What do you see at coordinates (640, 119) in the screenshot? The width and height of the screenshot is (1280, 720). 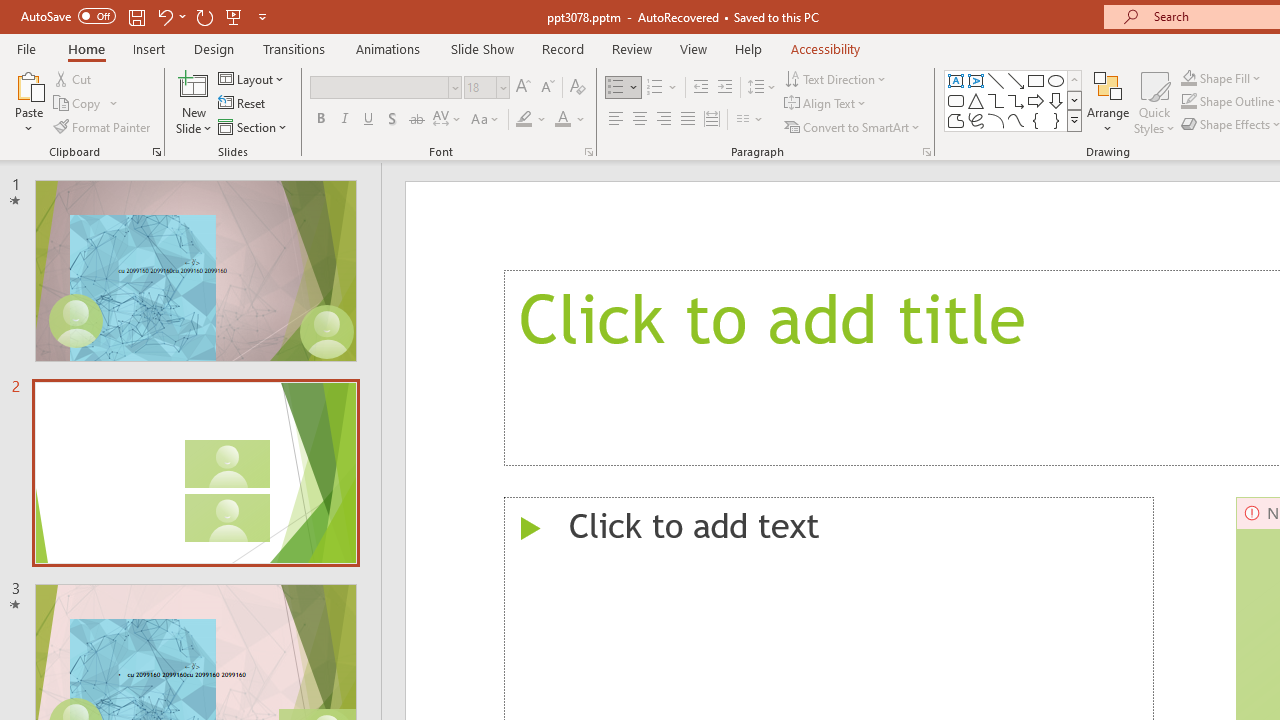 I see `'Center'` at bounding box center [640, 119].